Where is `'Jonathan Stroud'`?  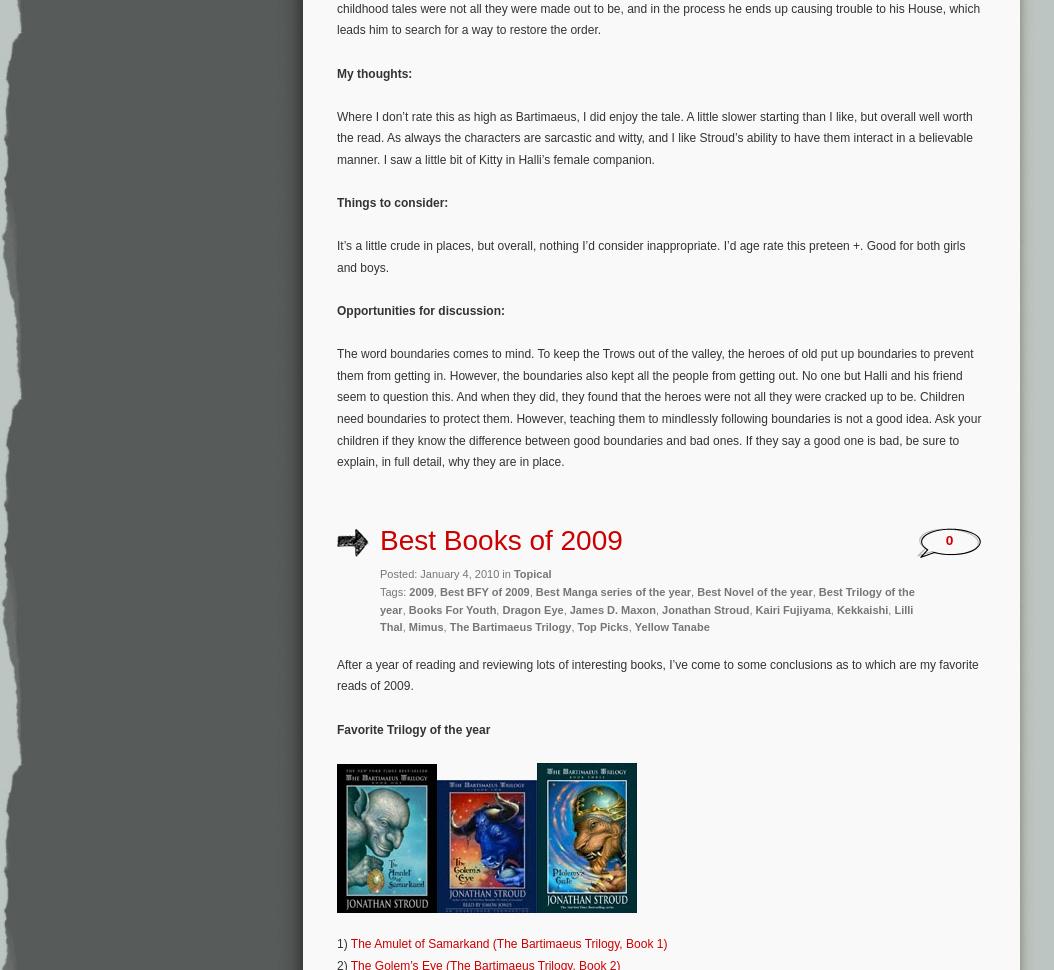
'Jonathan Stroud' is located at coordinates (704, 608).